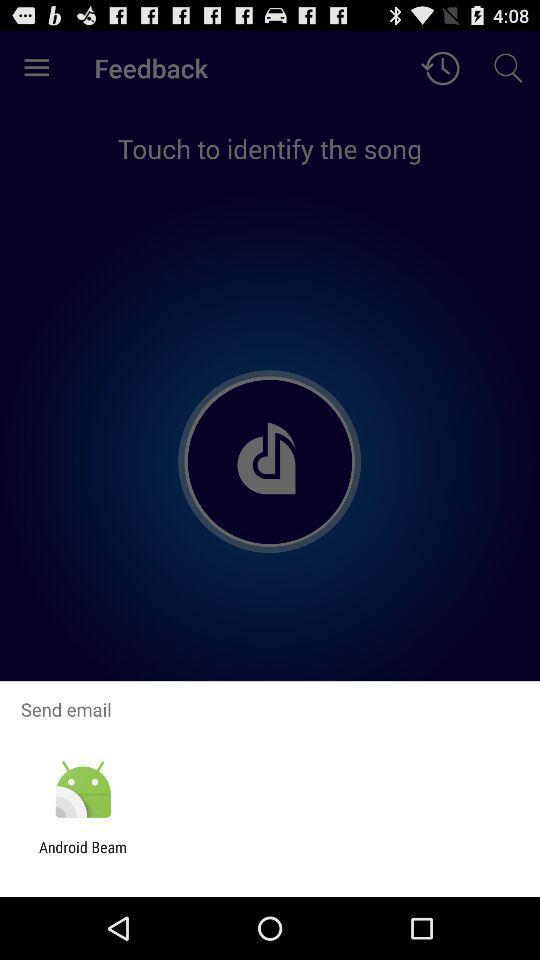 Image resolution: width=540 pixels, height=960 pixels. Describe the element at coordinates (82, 855) in the screenshot. I see `the android beam item` at that location.